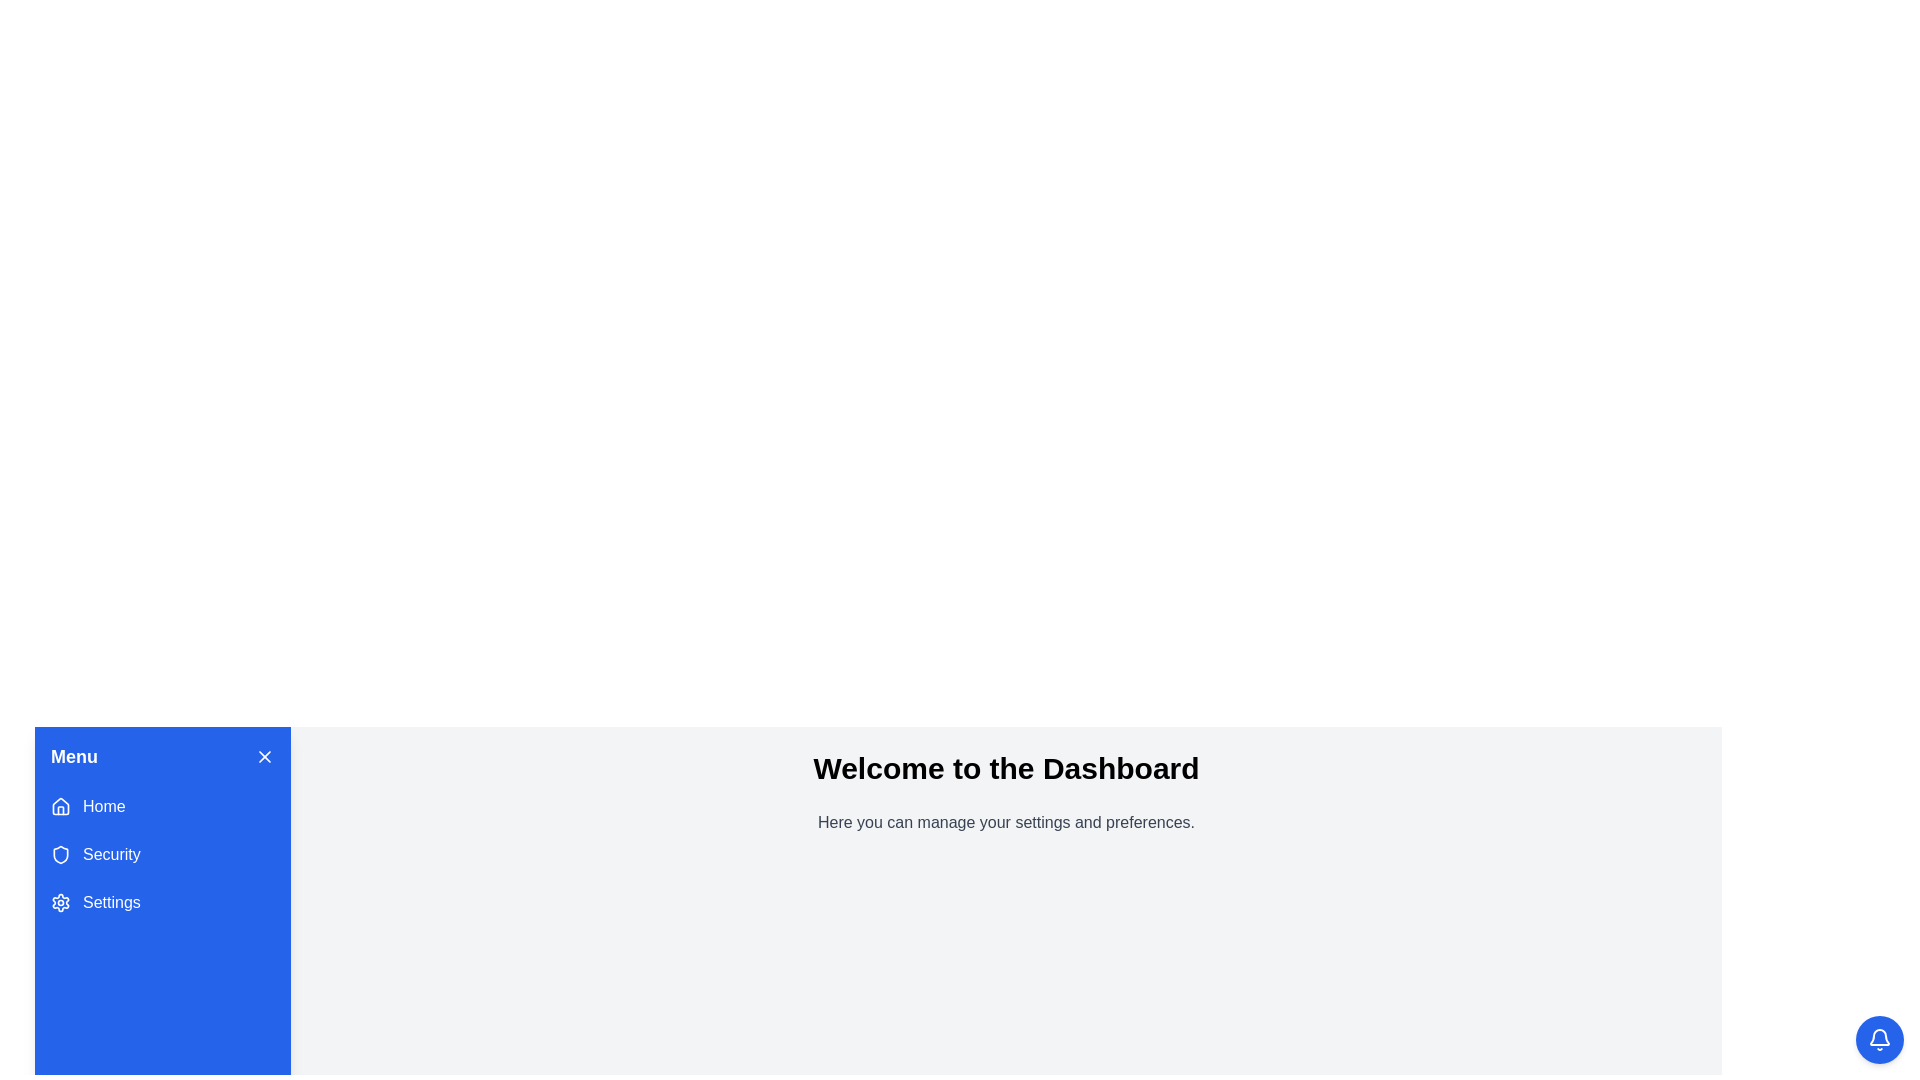  I want to click on the blue circular button with a white bell icon in its center, so click(1879, 1039).